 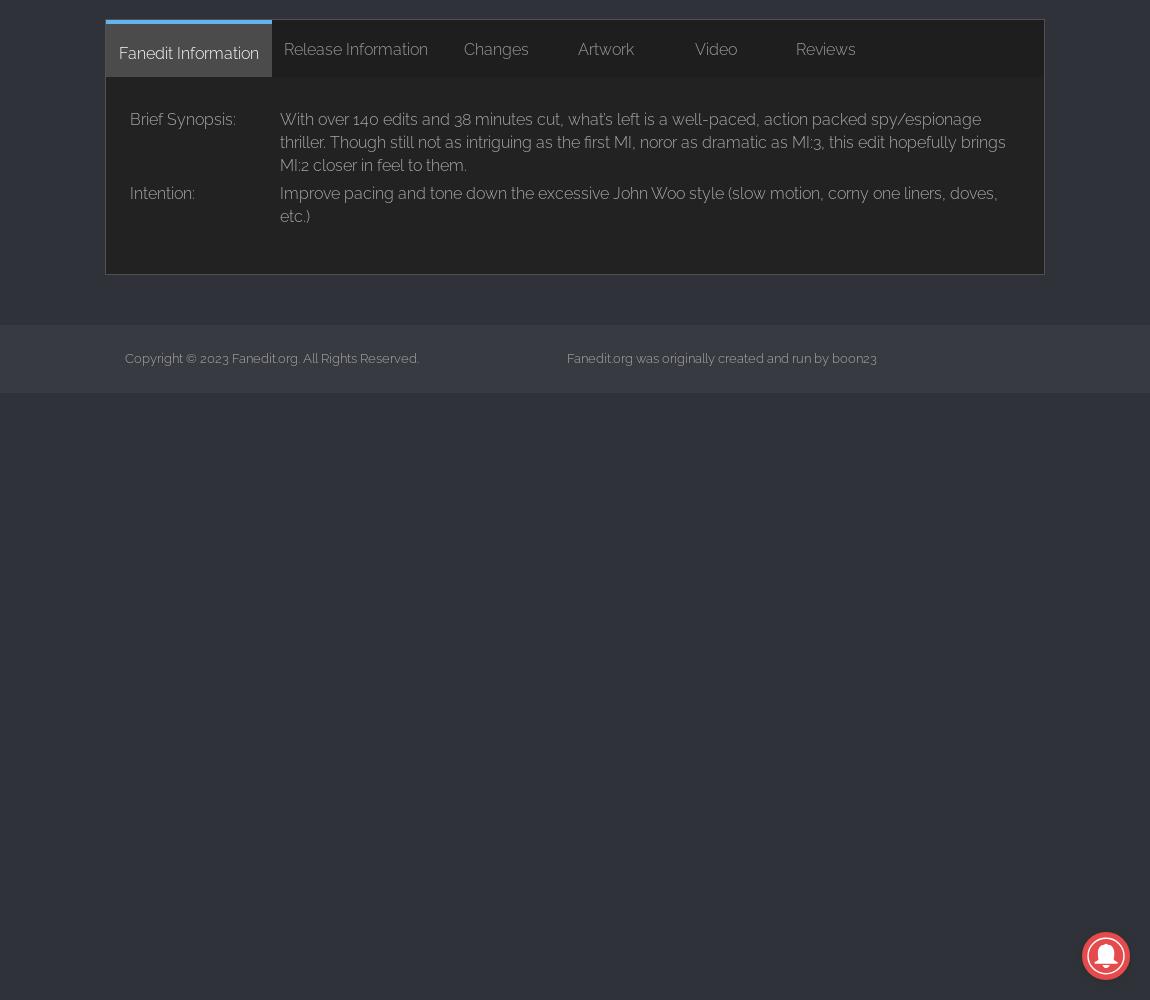 What do you see at coordinates (181, 118) in the screenshot?
I see `'Brief Synopsis:'` at bounding box center [181, 118].